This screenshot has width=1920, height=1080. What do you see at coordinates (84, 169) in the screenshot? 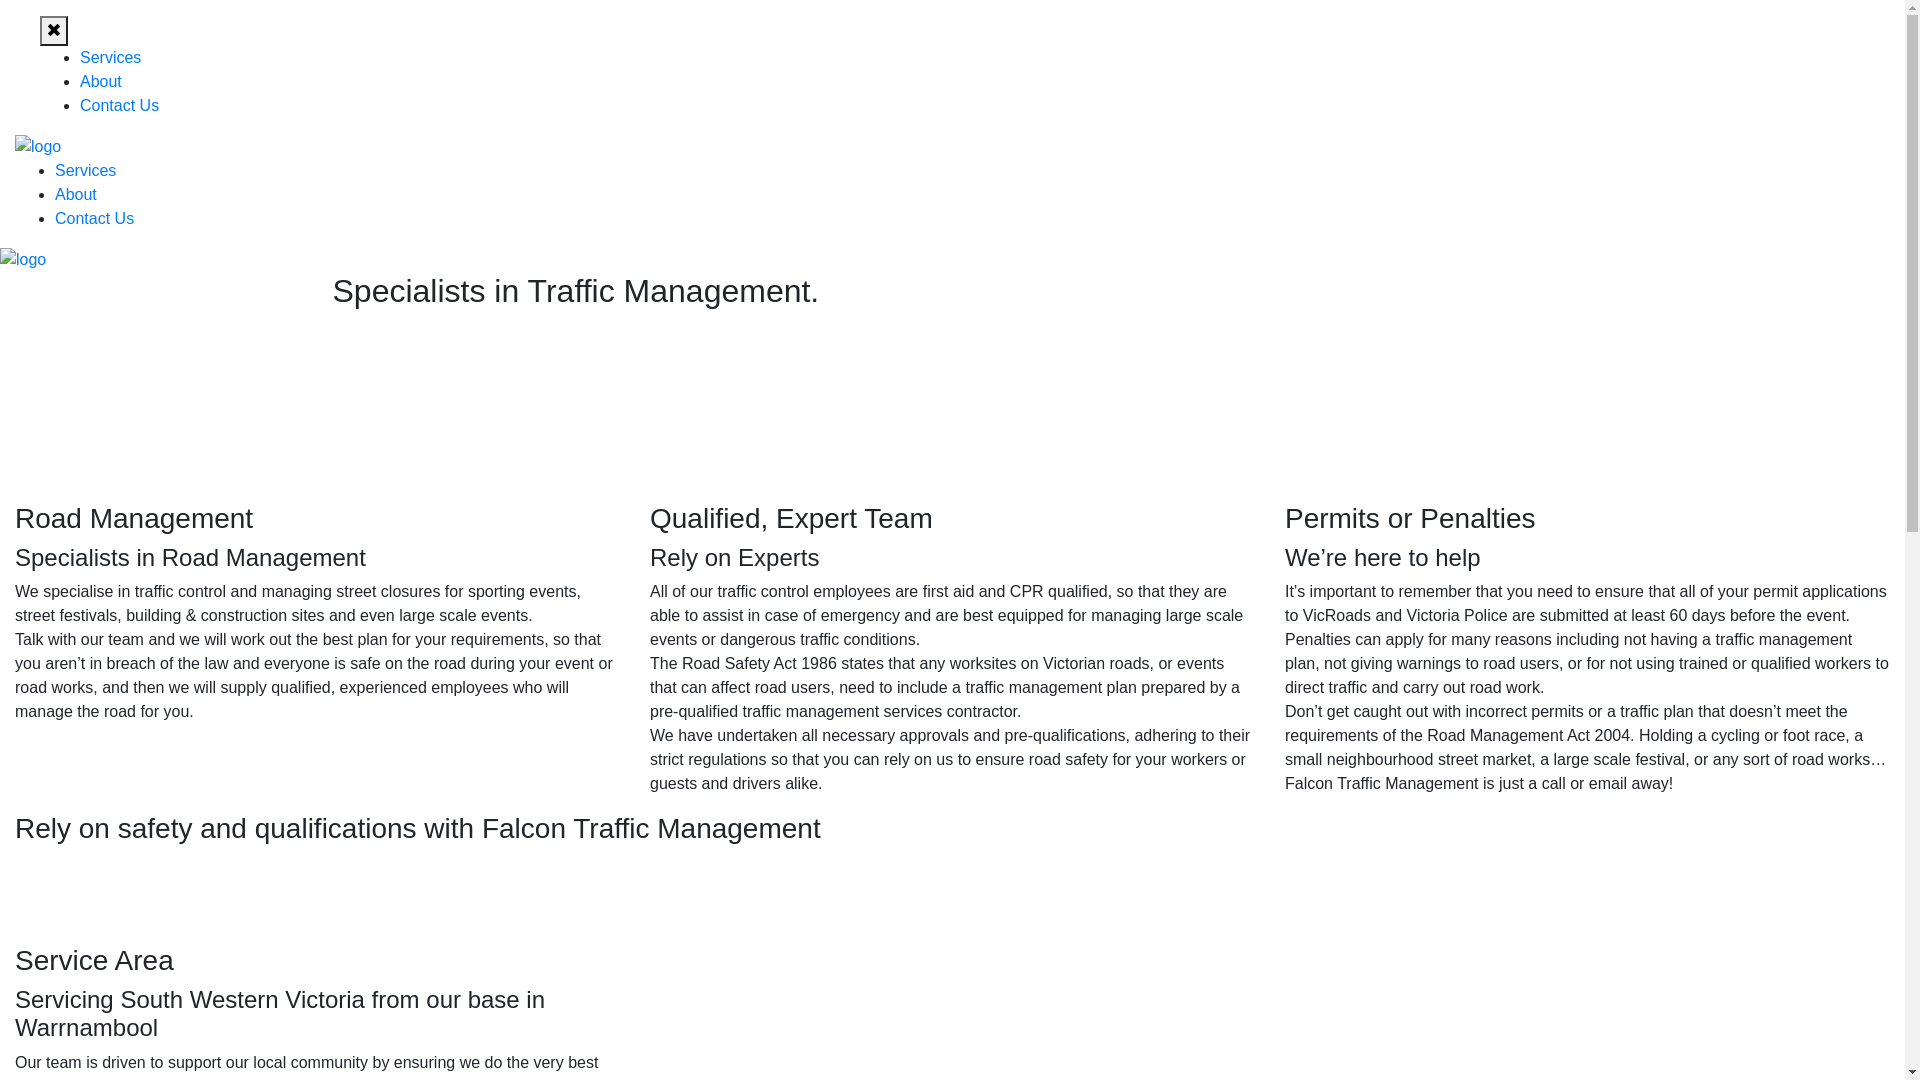
I see `'Services'` at bounding box center [84, 169].